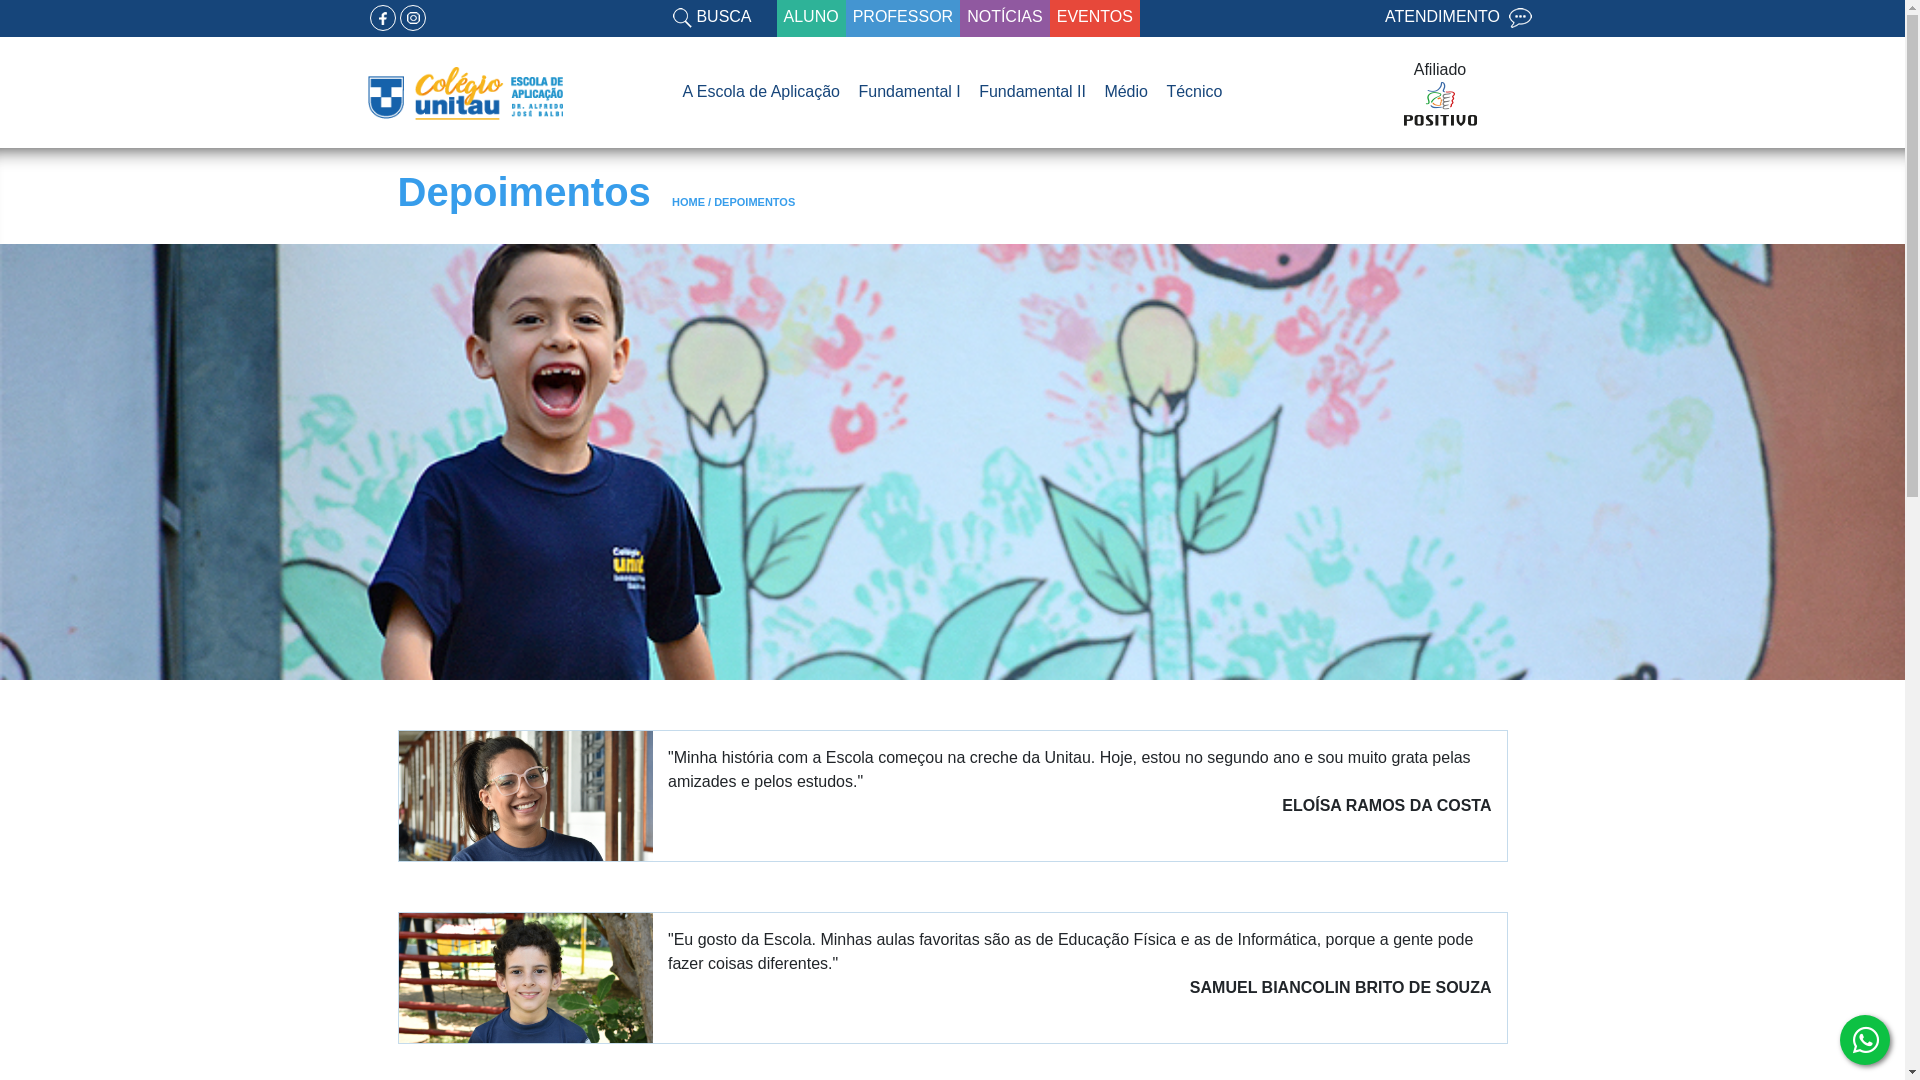 This screenshot has height=1080, width=1920. Describe the element at coordinates (411, 18) in the screenshot. I see `'Instagram'` at that location.